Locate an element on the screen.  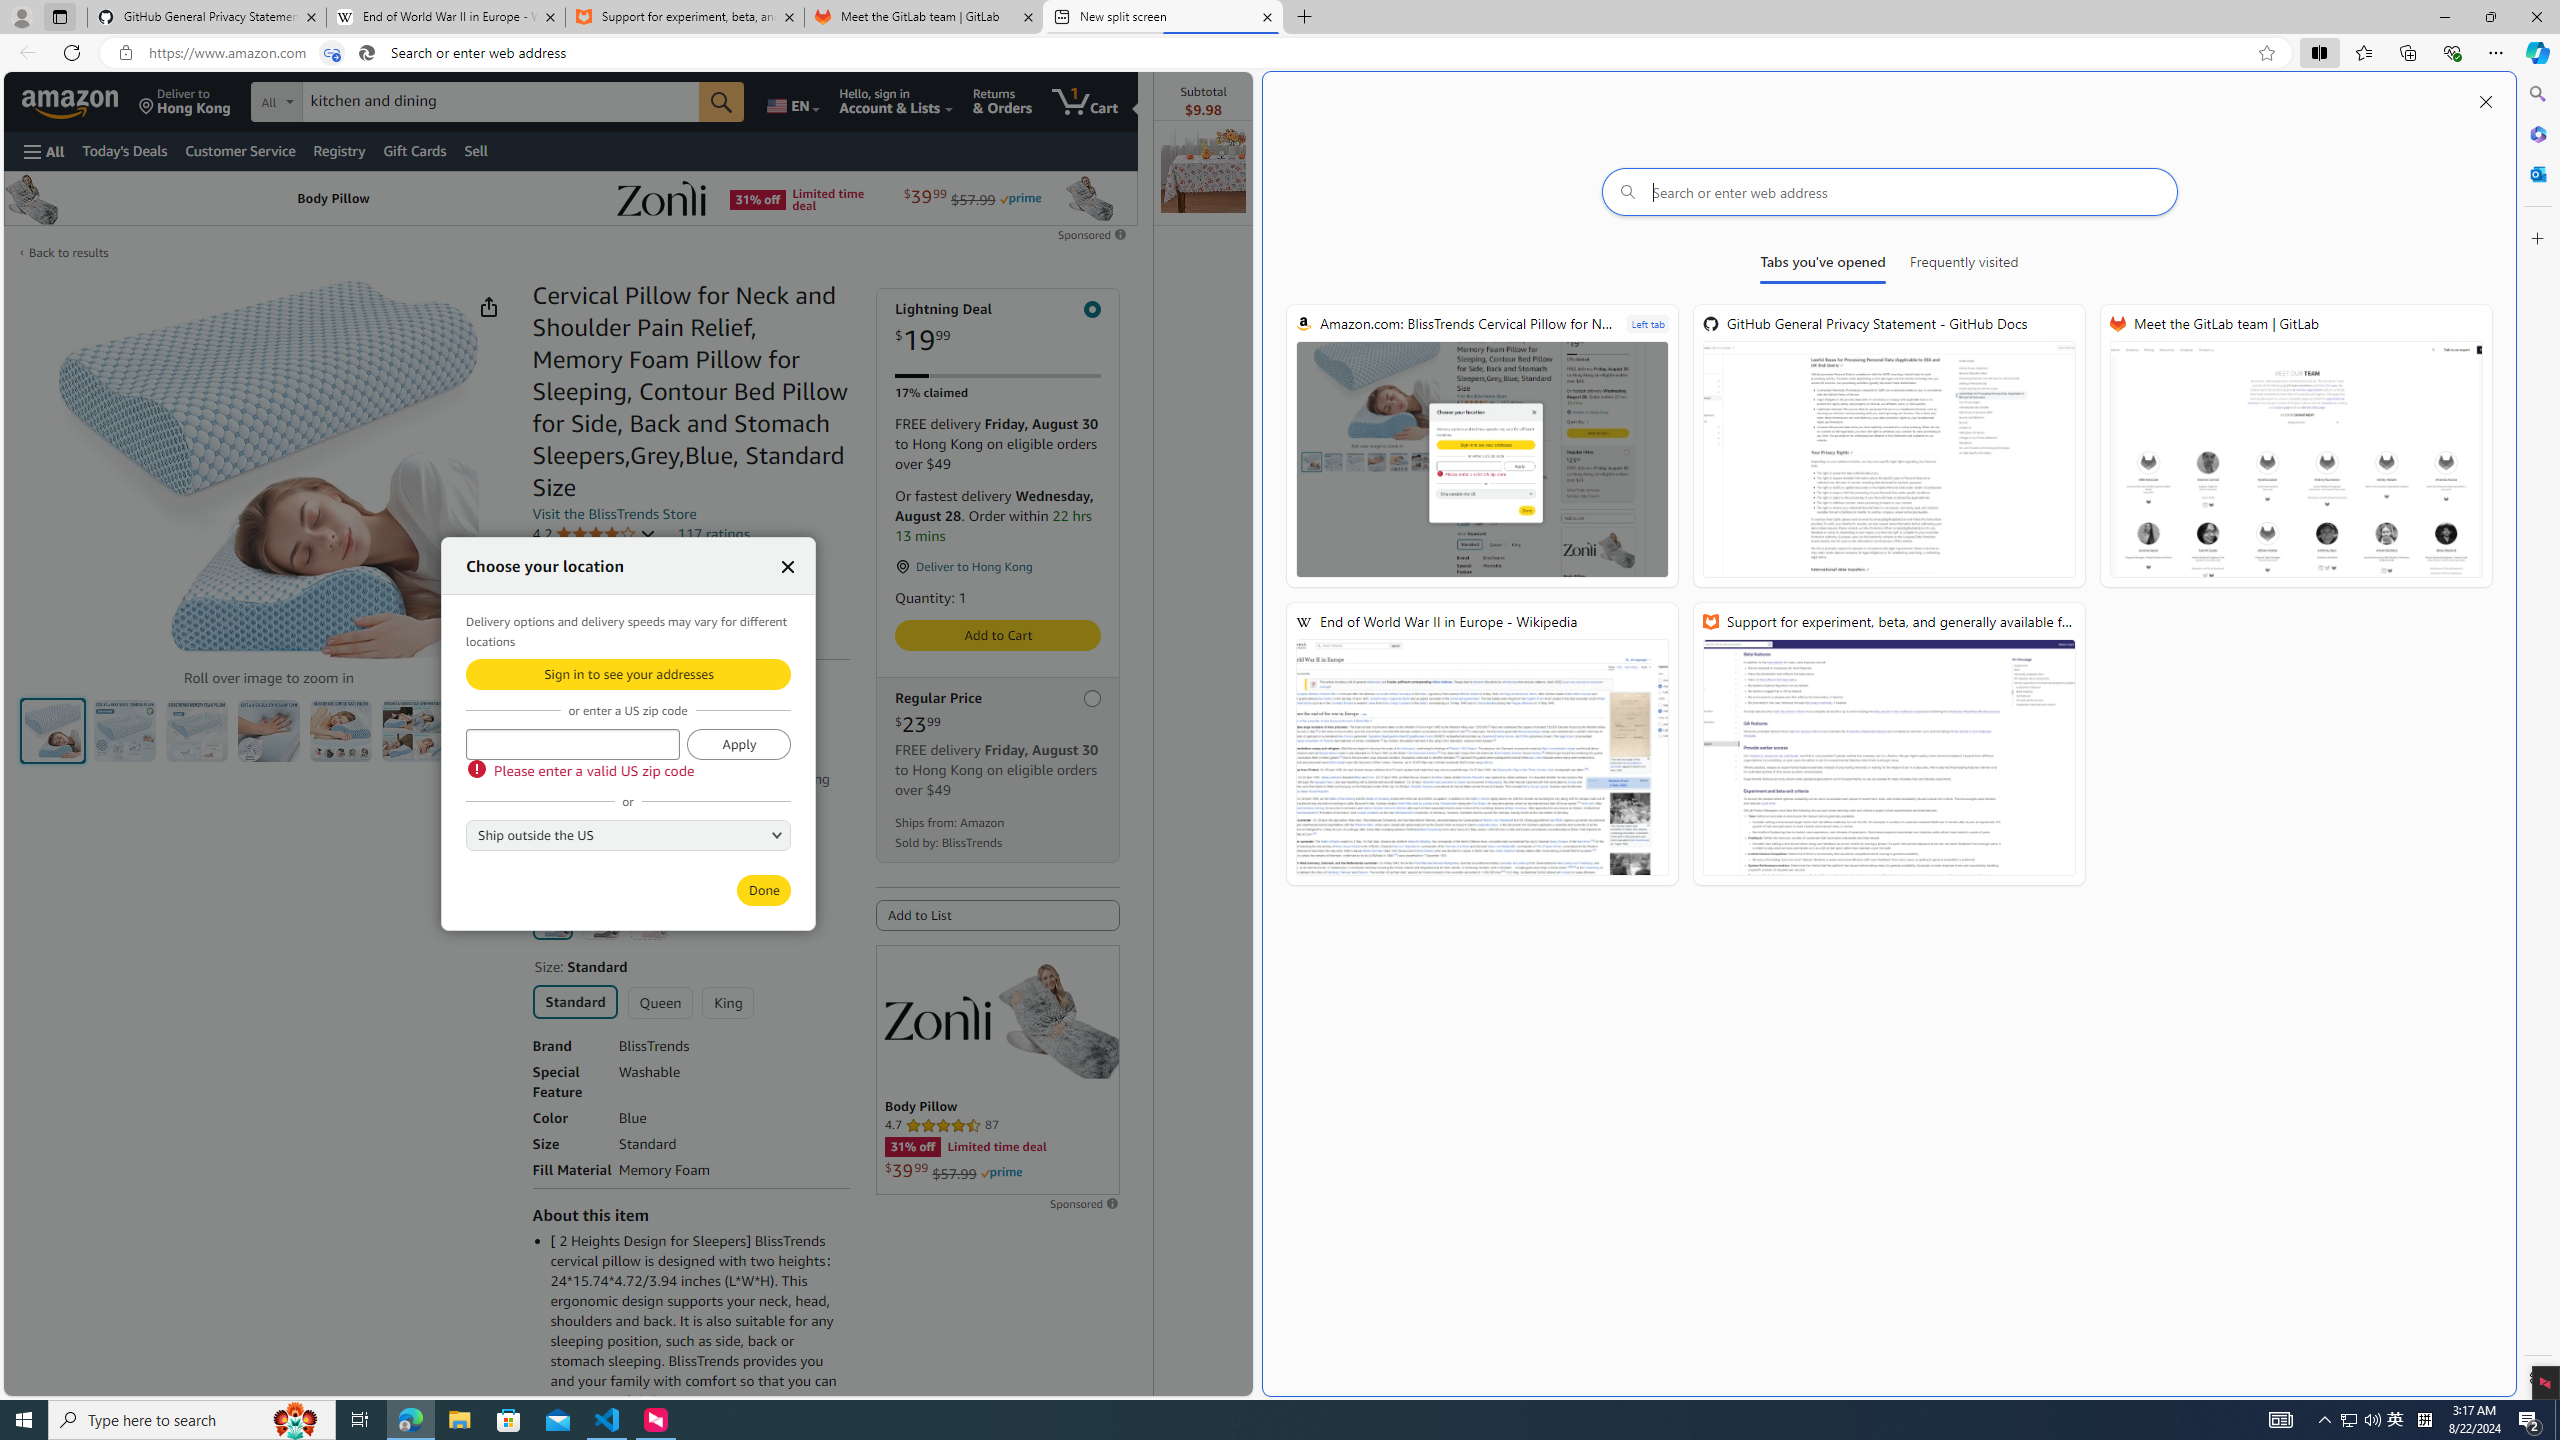
'End of World War II in Europe - Wikipedia' is located at coordinates (1481, 743).